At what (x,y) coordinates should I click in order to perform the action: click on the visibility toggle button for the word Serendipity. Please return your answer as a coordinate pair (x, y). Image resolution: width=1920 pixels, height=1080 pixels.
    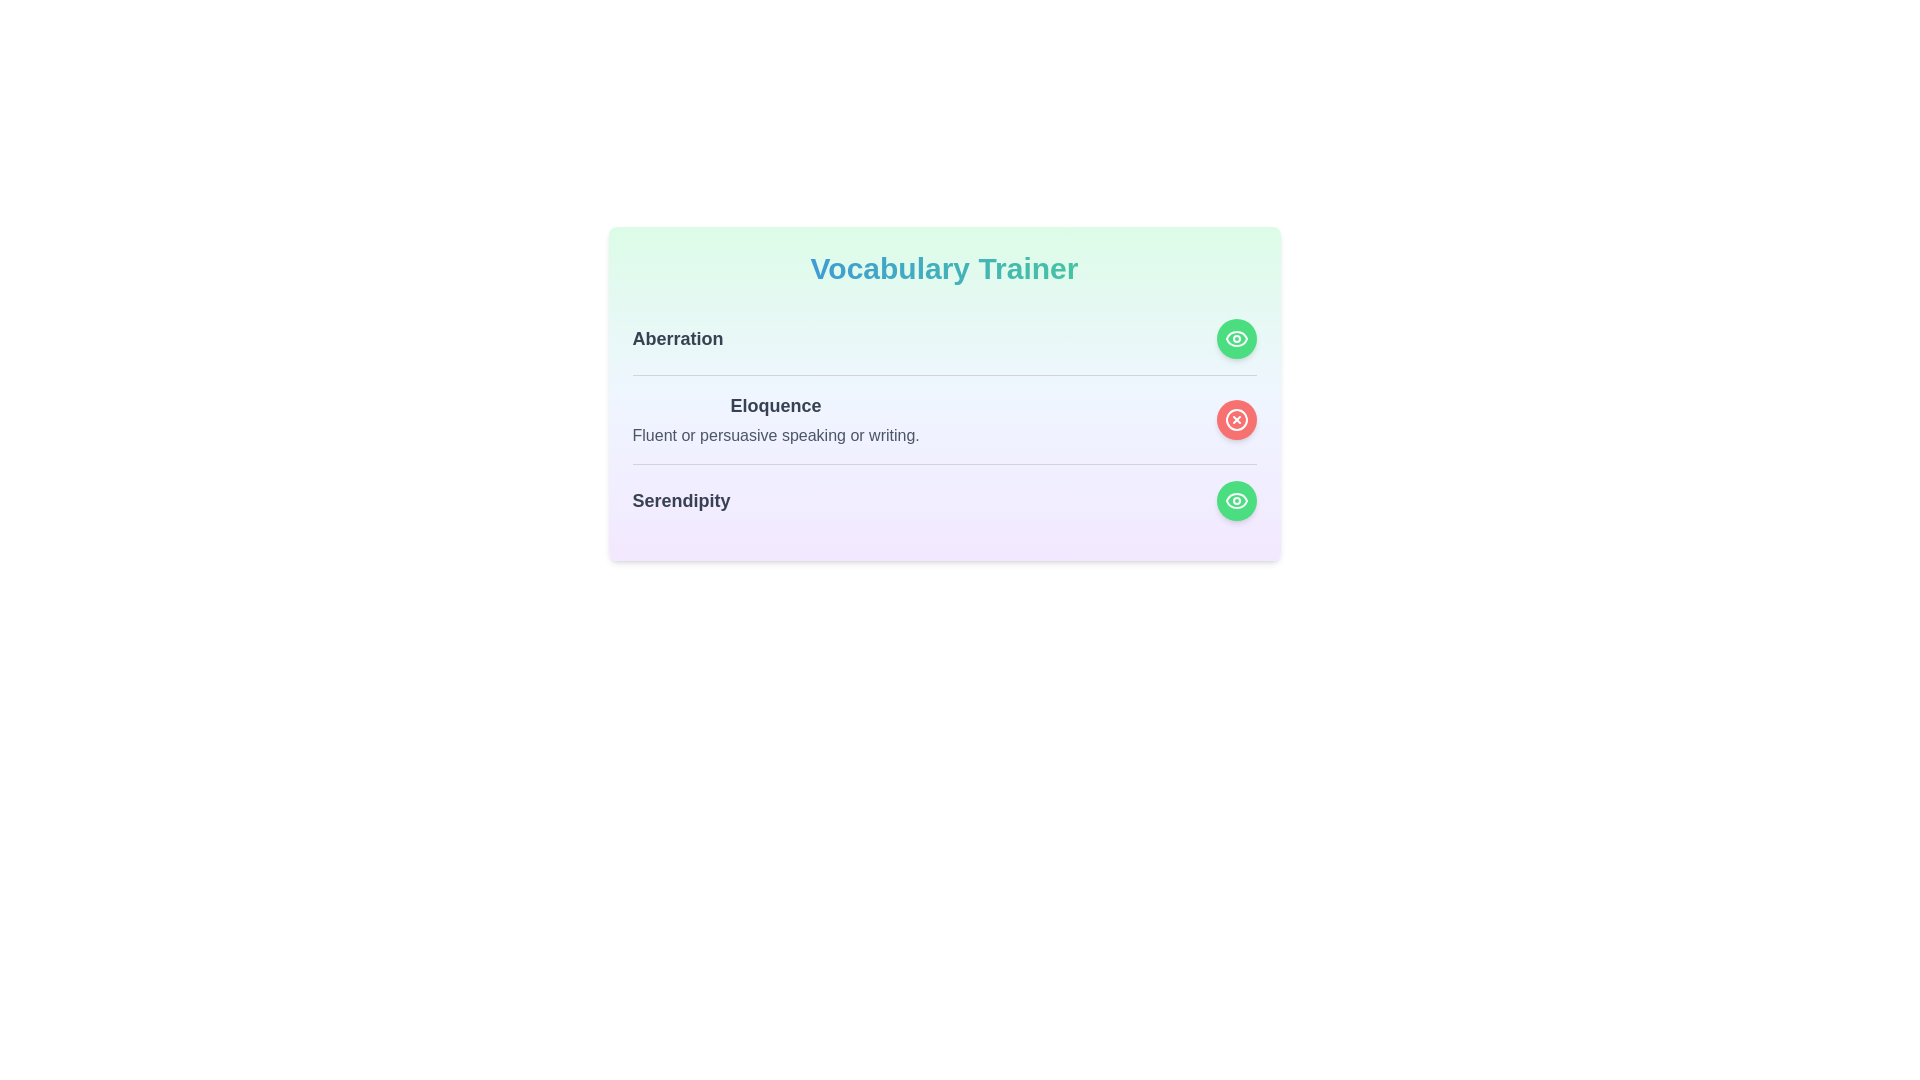
    Looking at the image, I should click on (1235, 500).